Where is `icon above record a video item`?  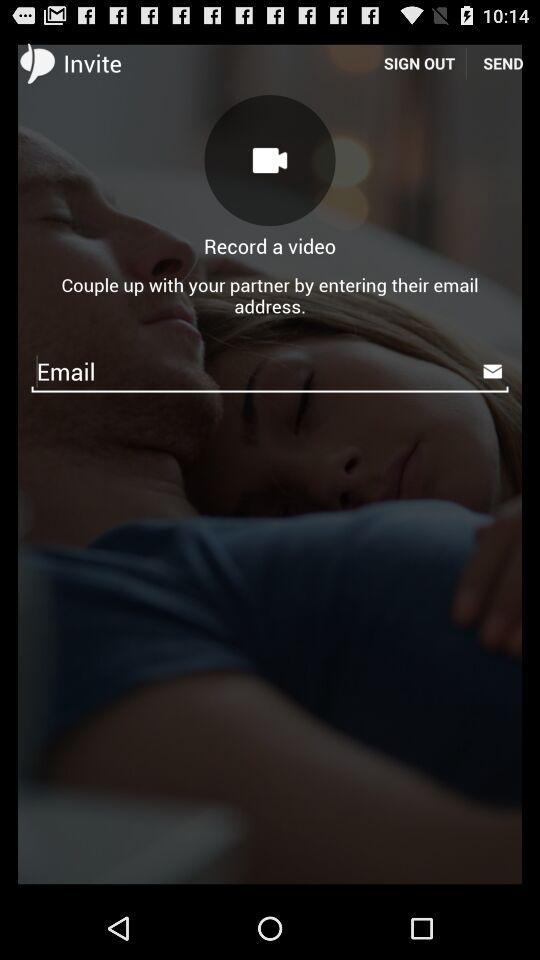 icon above record a video item is located at coordinates (270, 159).